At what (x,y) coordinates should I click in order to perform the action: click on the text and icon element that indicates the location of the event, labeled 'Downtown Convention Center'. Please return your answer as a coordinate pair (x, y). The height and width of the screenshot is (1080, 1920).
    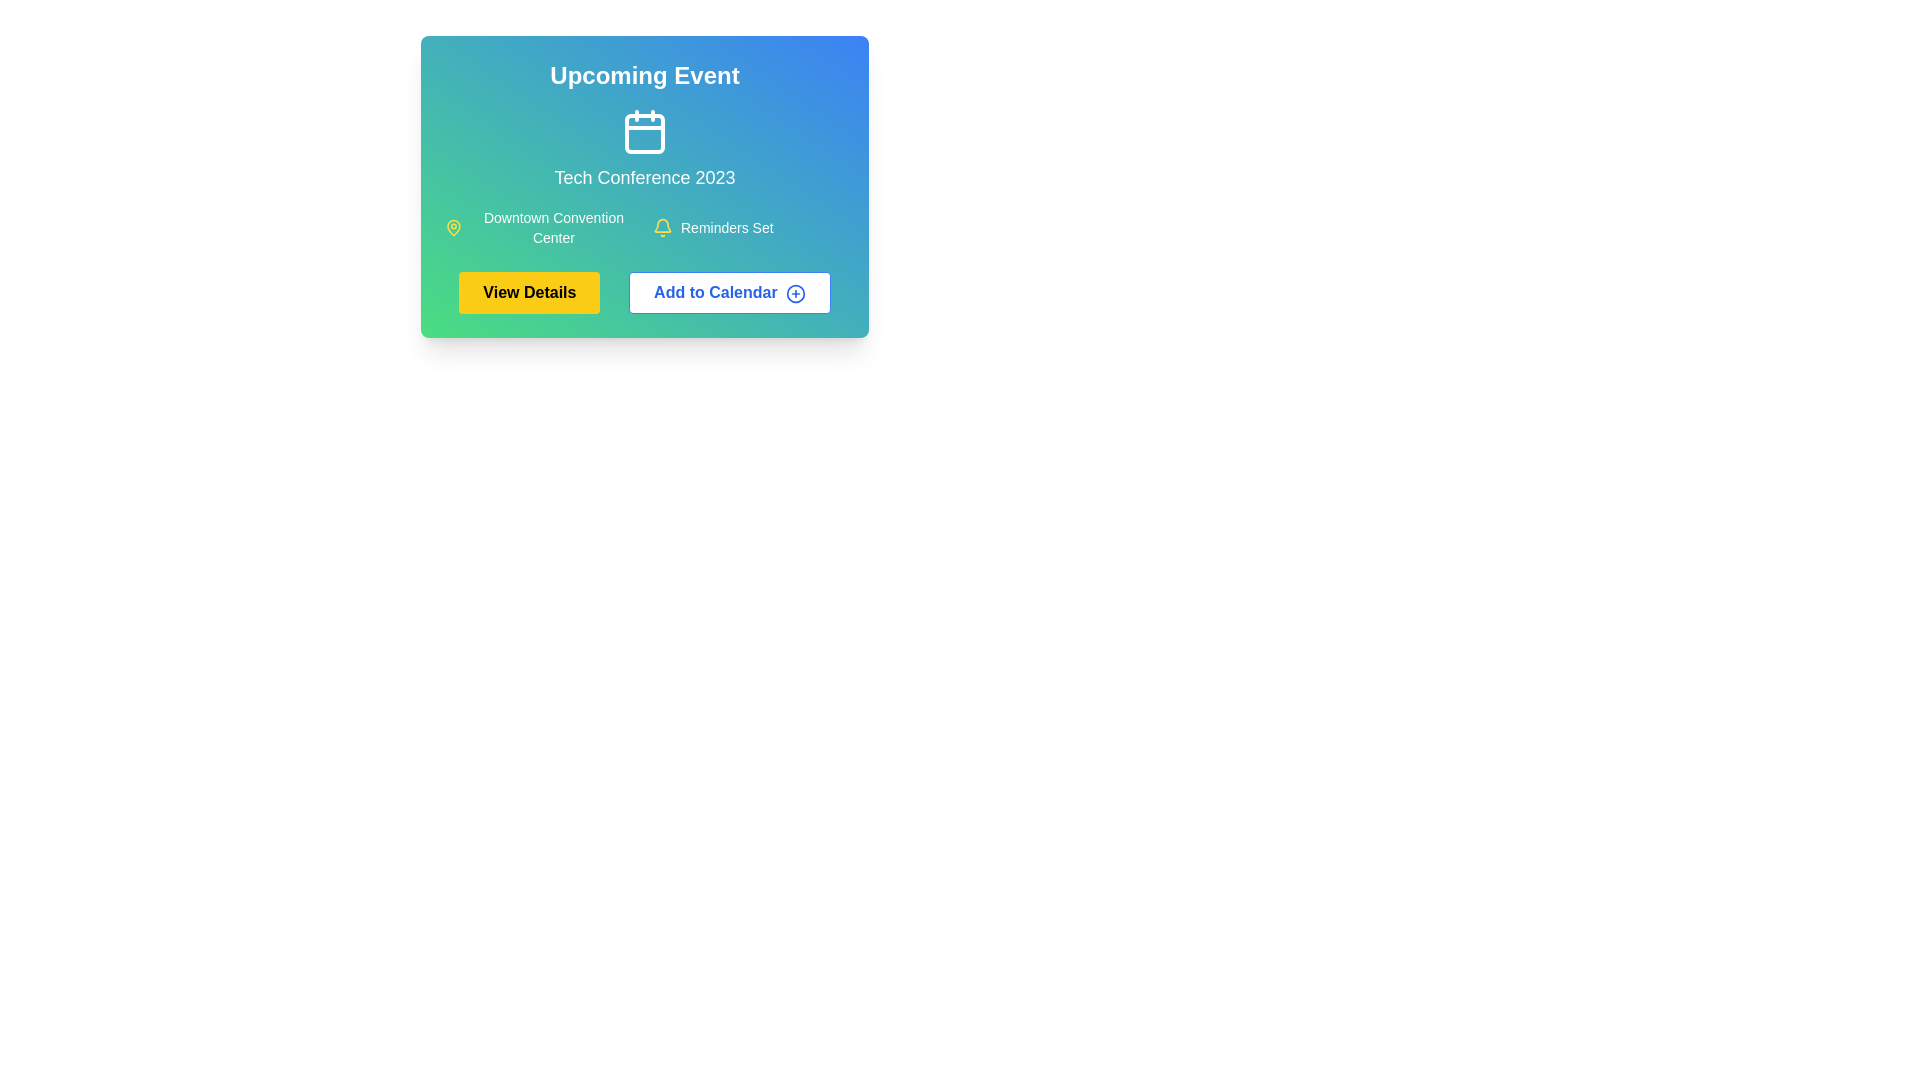
    Looking at the image, I should click on (541, 226).